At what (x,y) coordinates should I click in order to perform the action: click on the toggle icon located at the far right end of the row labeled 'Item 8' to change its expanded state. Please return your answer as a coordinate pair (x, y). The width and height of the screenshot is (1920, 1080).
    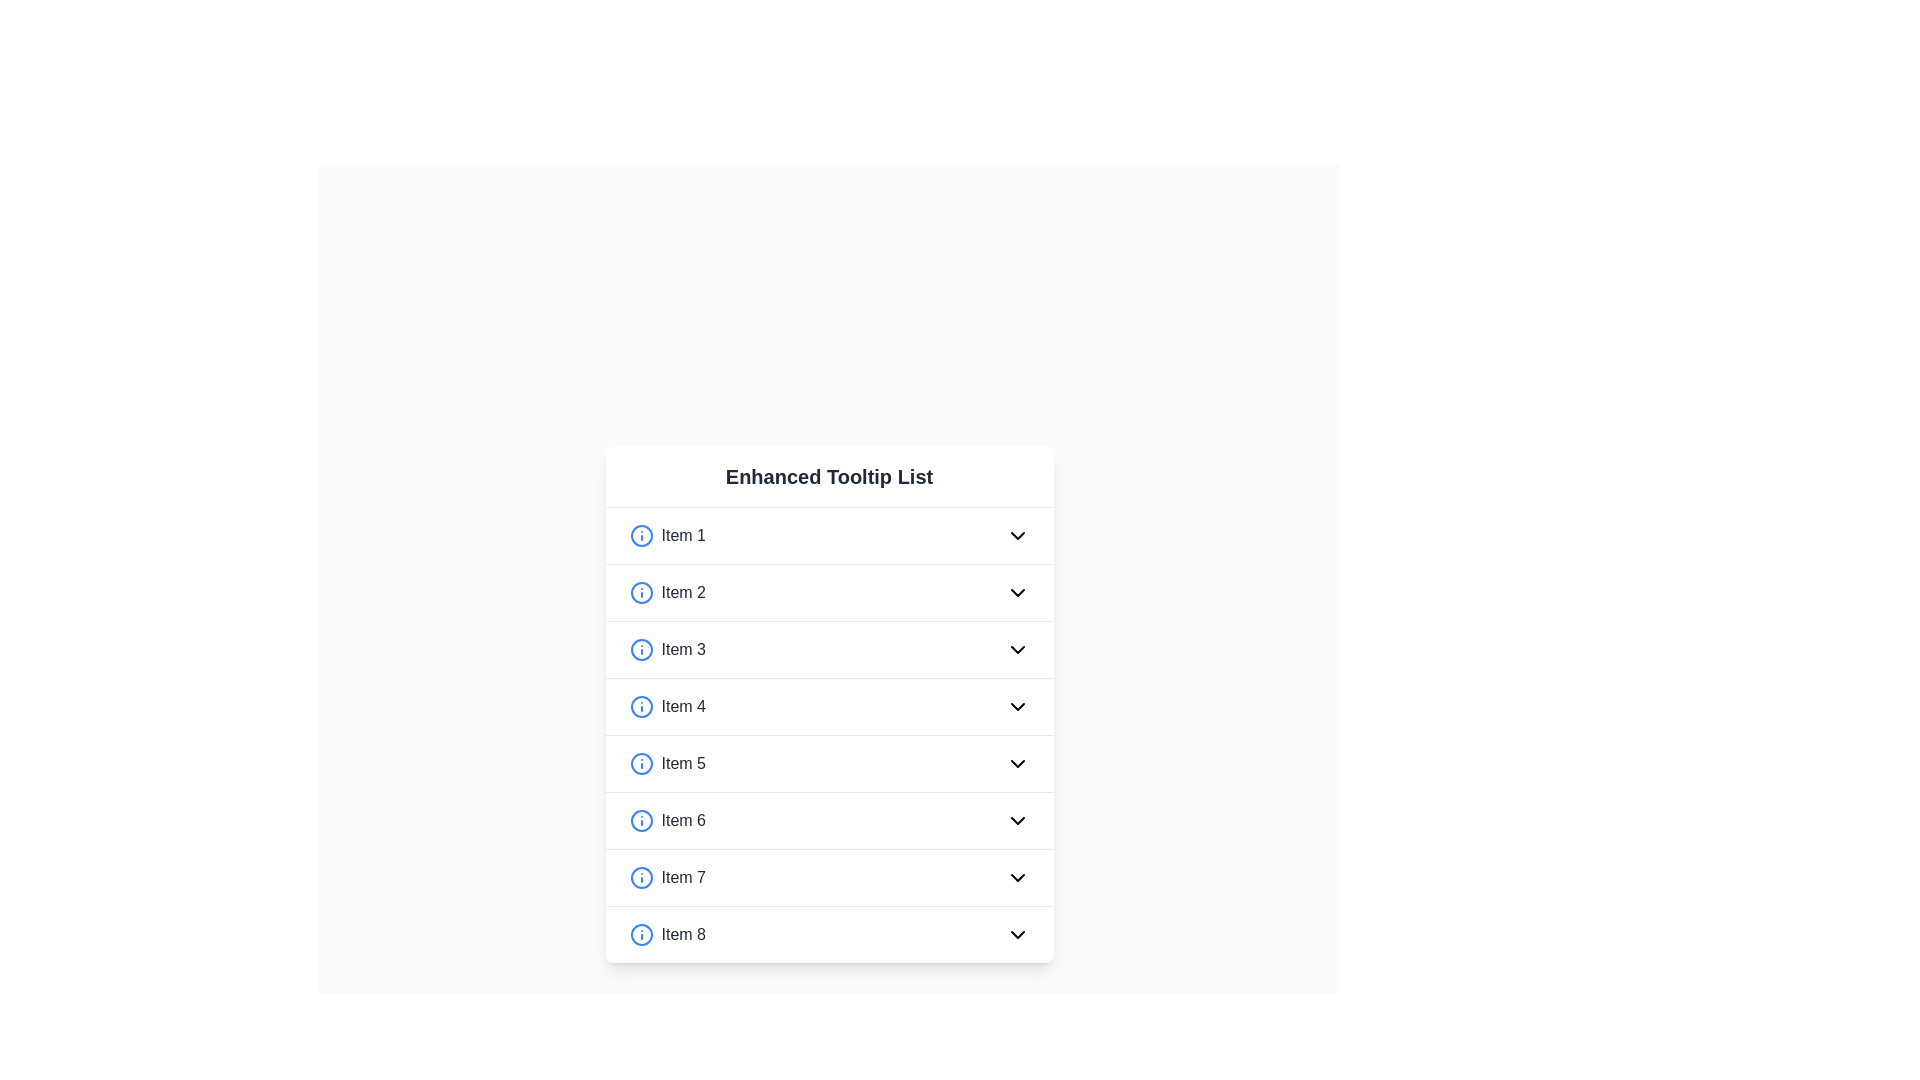
    Looking at the image, I should click on (1017, 934).